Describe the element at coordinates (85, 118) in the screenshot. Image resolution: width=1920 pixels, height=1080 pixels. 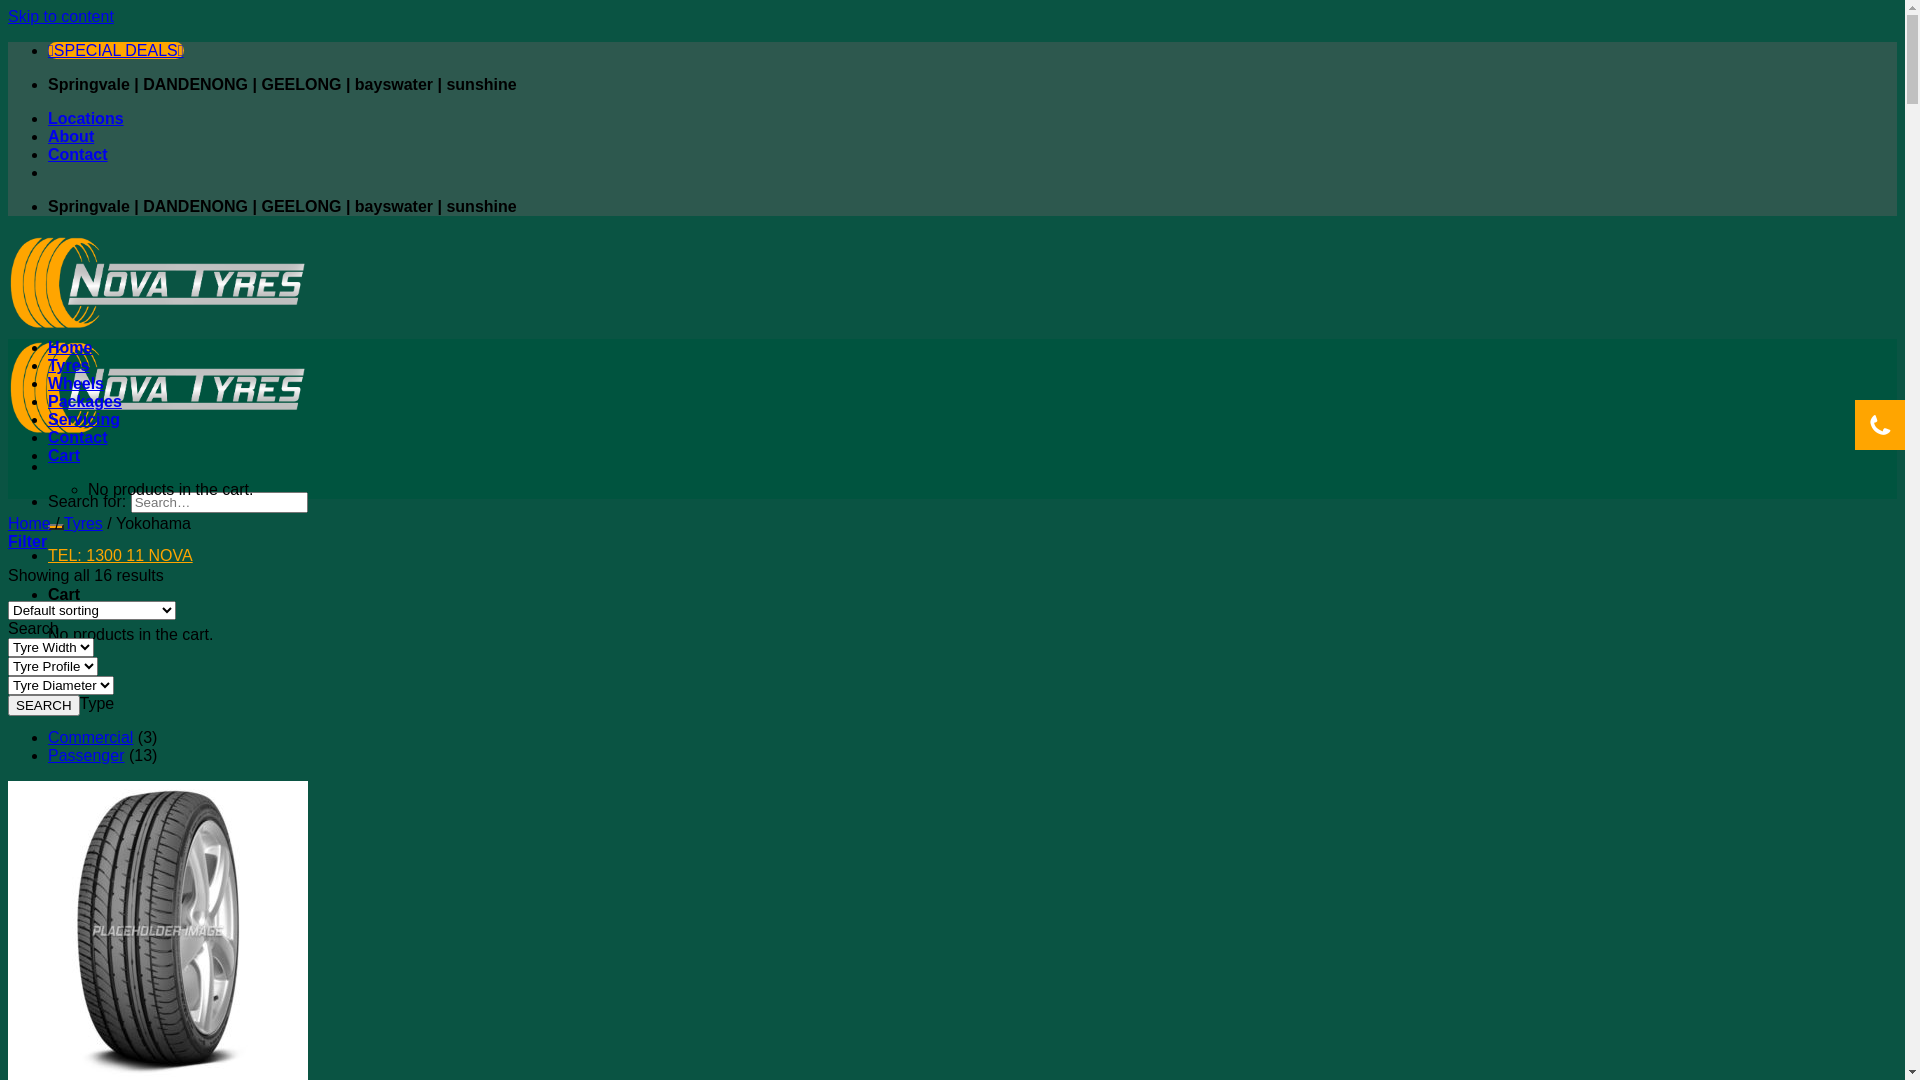
I see `'Locations'` at that location.